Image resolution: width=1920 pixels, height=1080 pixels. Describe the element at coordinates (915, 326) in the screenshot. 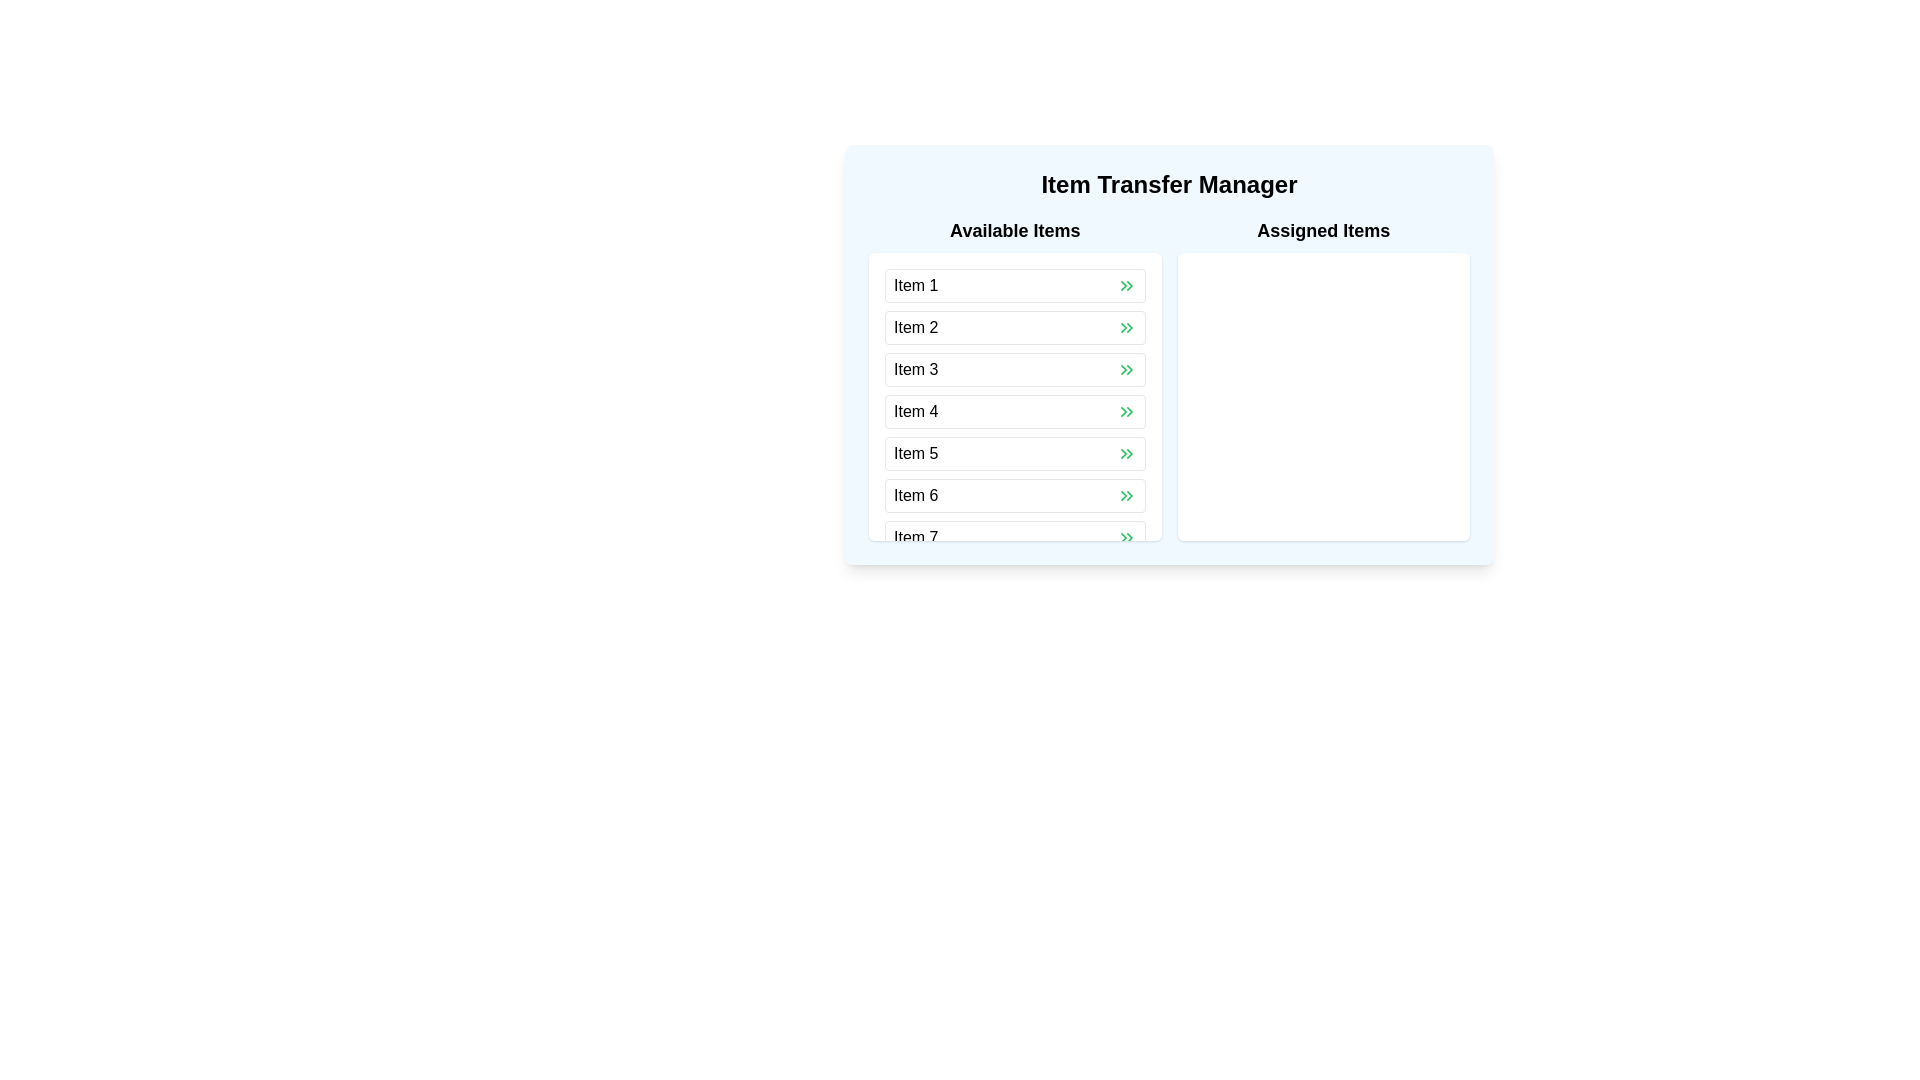

I see `the text label displaying 'Item 2' in the 'Available Items' column of the 'Item Transfer Manager' interface` at that location.